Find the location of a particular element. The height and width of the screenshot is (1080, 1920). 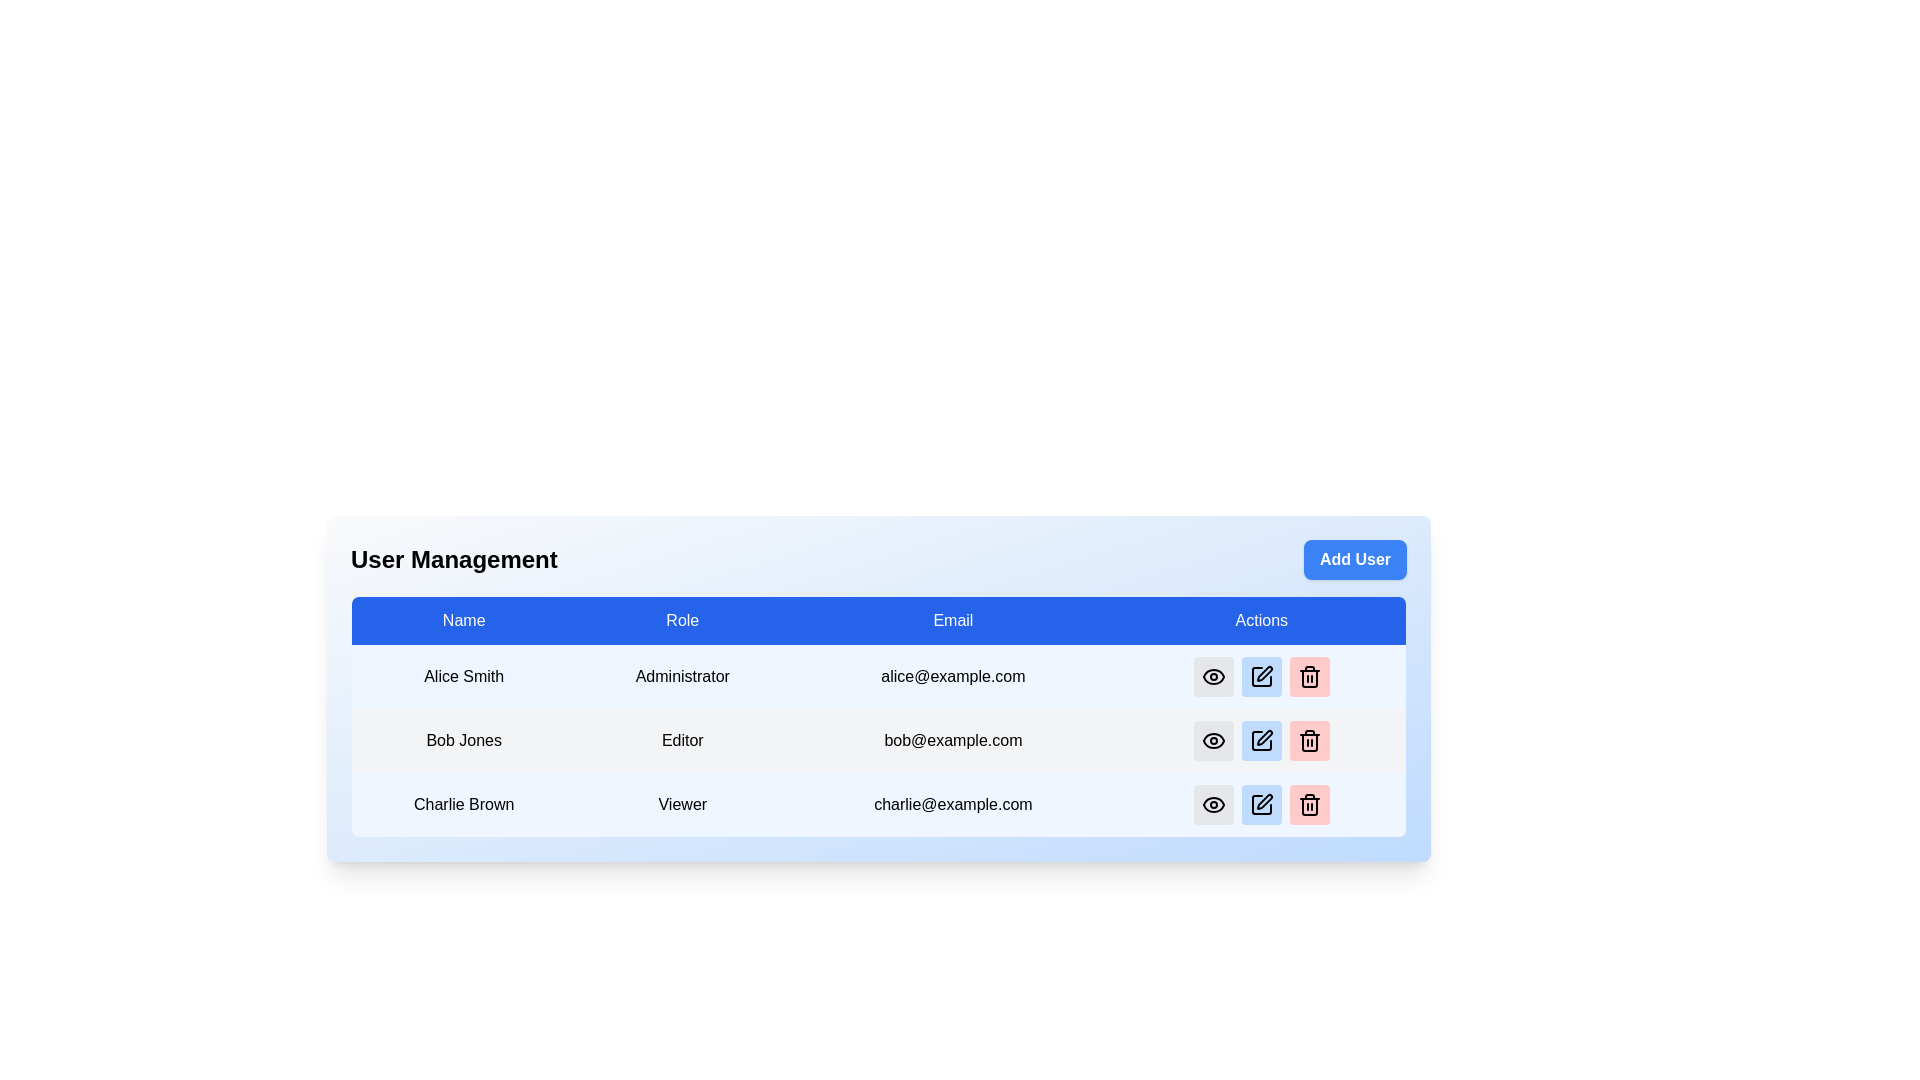

the editing icon for the user 'Alice Smith' located in the 'Actions' column of the table is located at coordinates (1263, 674).